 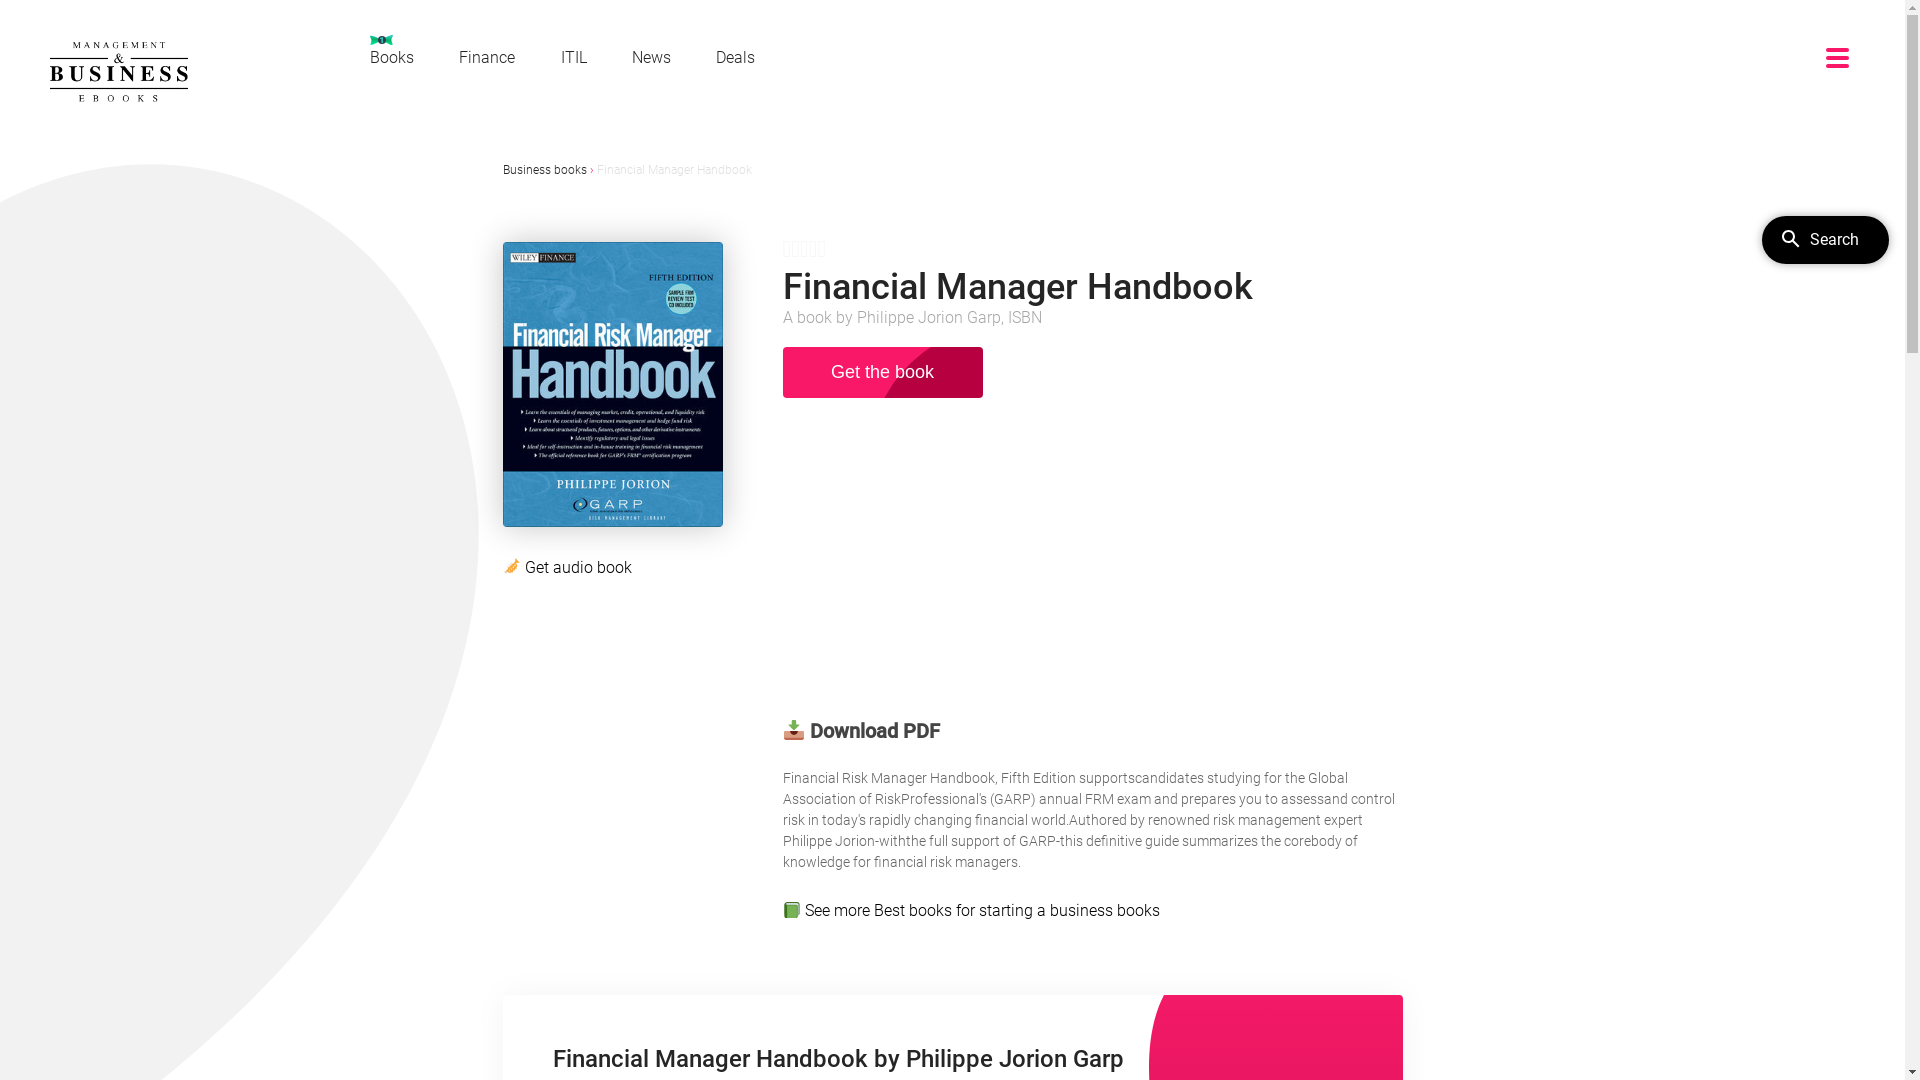 I want to click on 'Get the book', so click(x=881, y=374).